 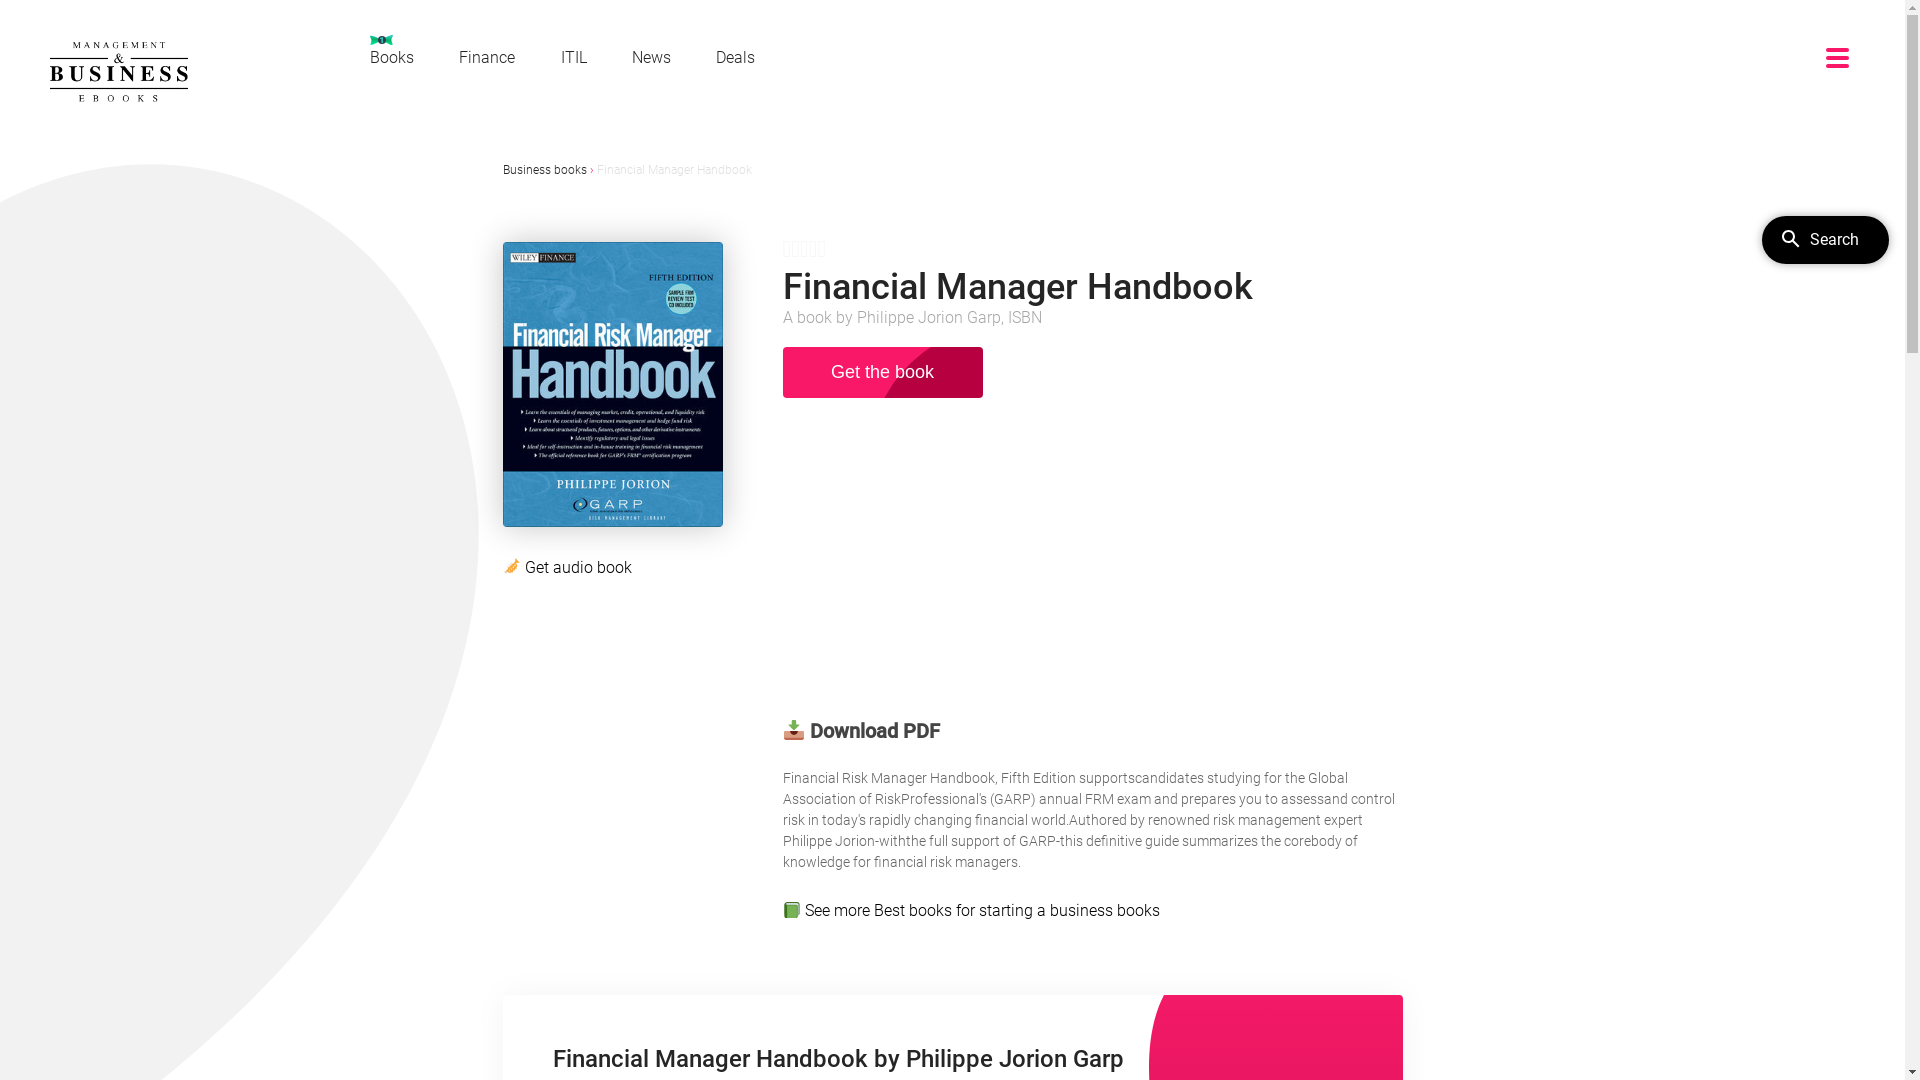 I want to click on 'Get the book', so click(x=881, y=374).